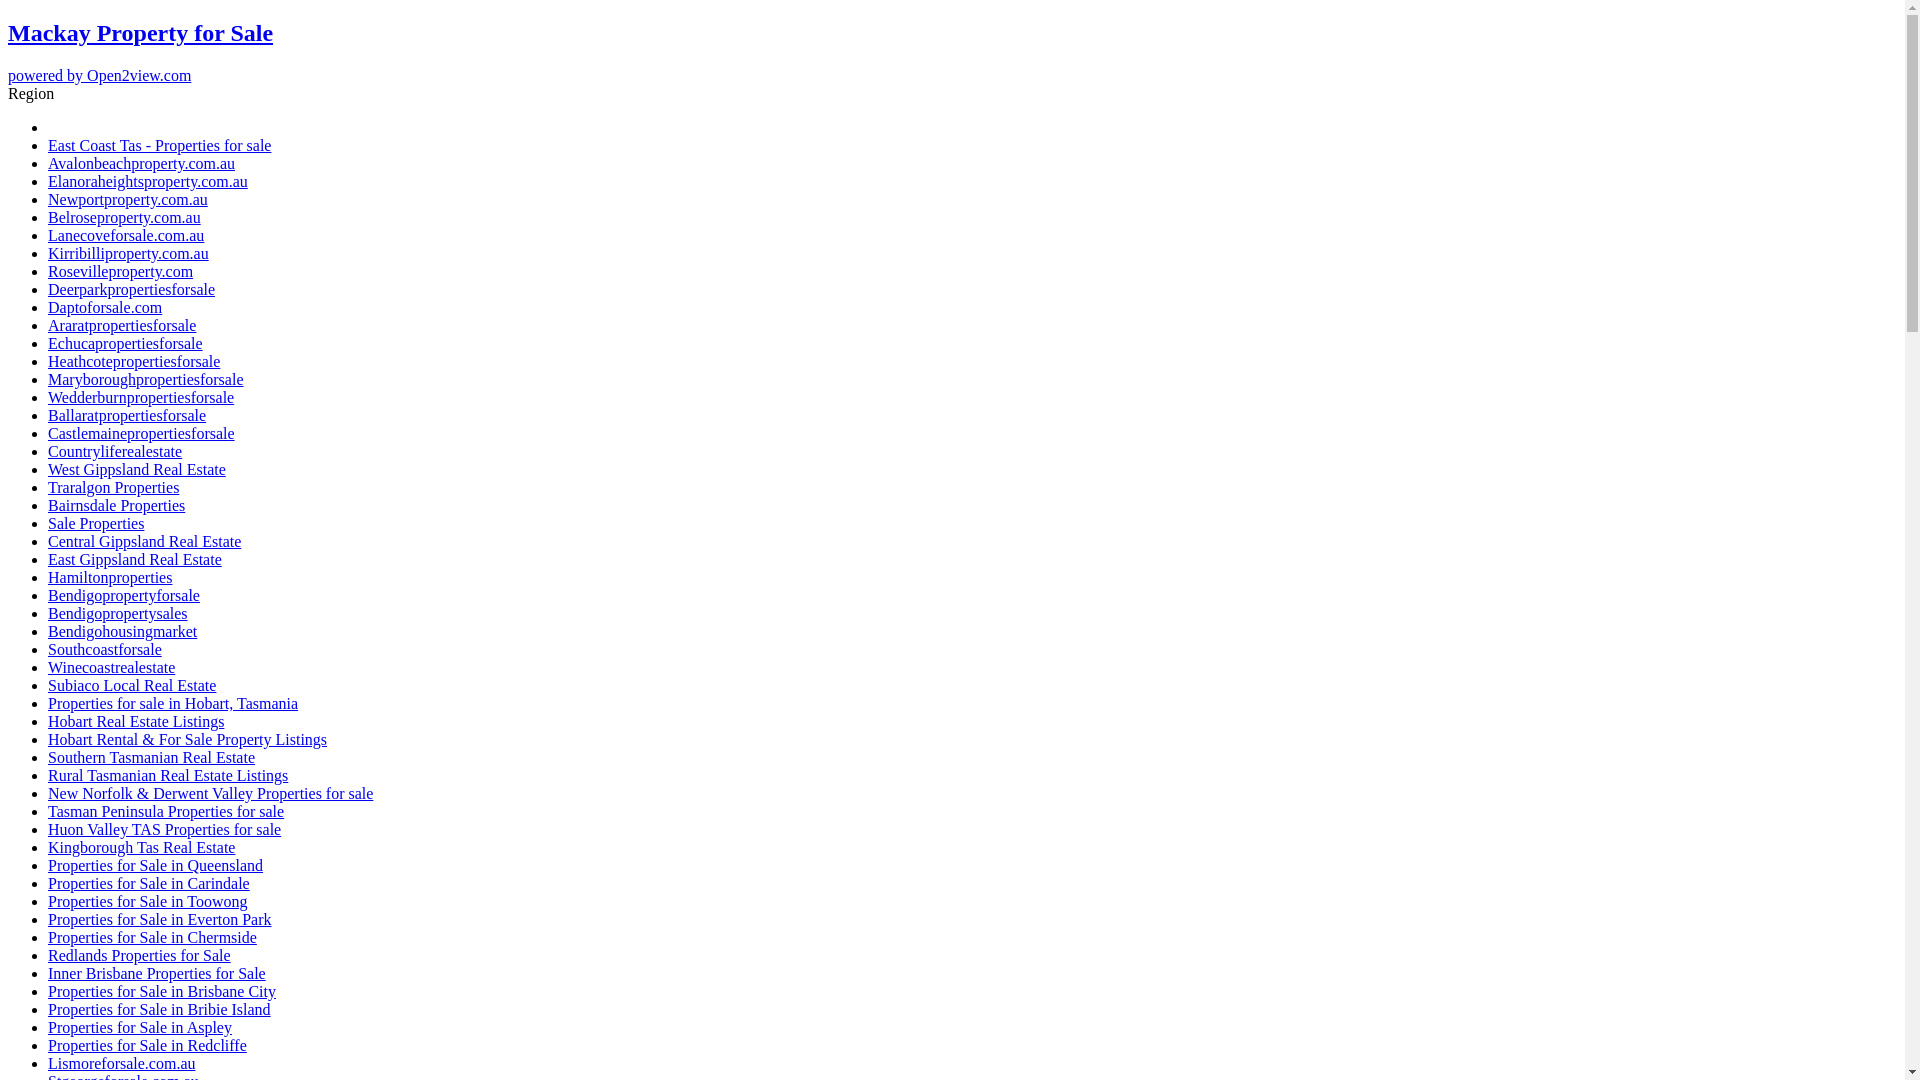 This screenshot has height=1080, width=1920. Describe the element at coordinates (104, 307) in the screenshot. I see `'Daptoforsale.com'` at that location.